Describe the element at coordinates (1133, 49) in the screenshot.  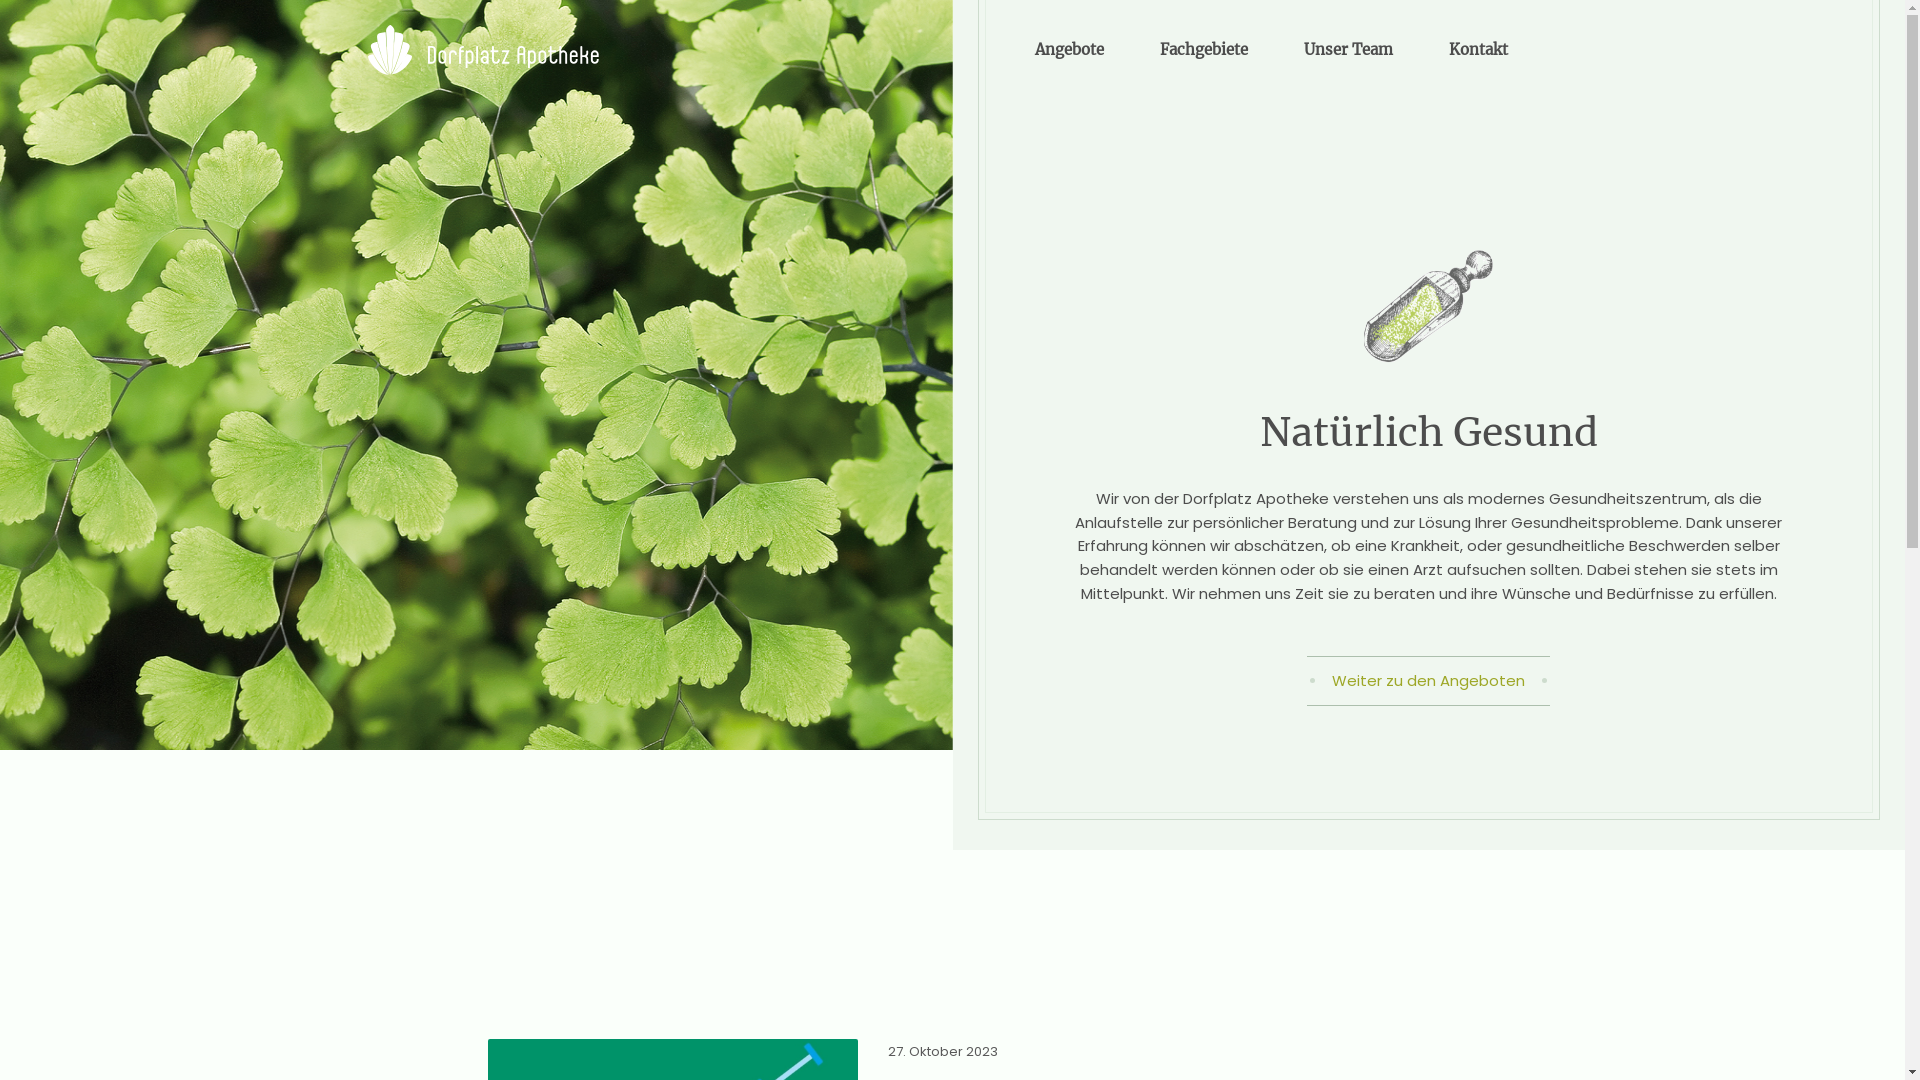
I see `'Fachgebiete'` at that location.